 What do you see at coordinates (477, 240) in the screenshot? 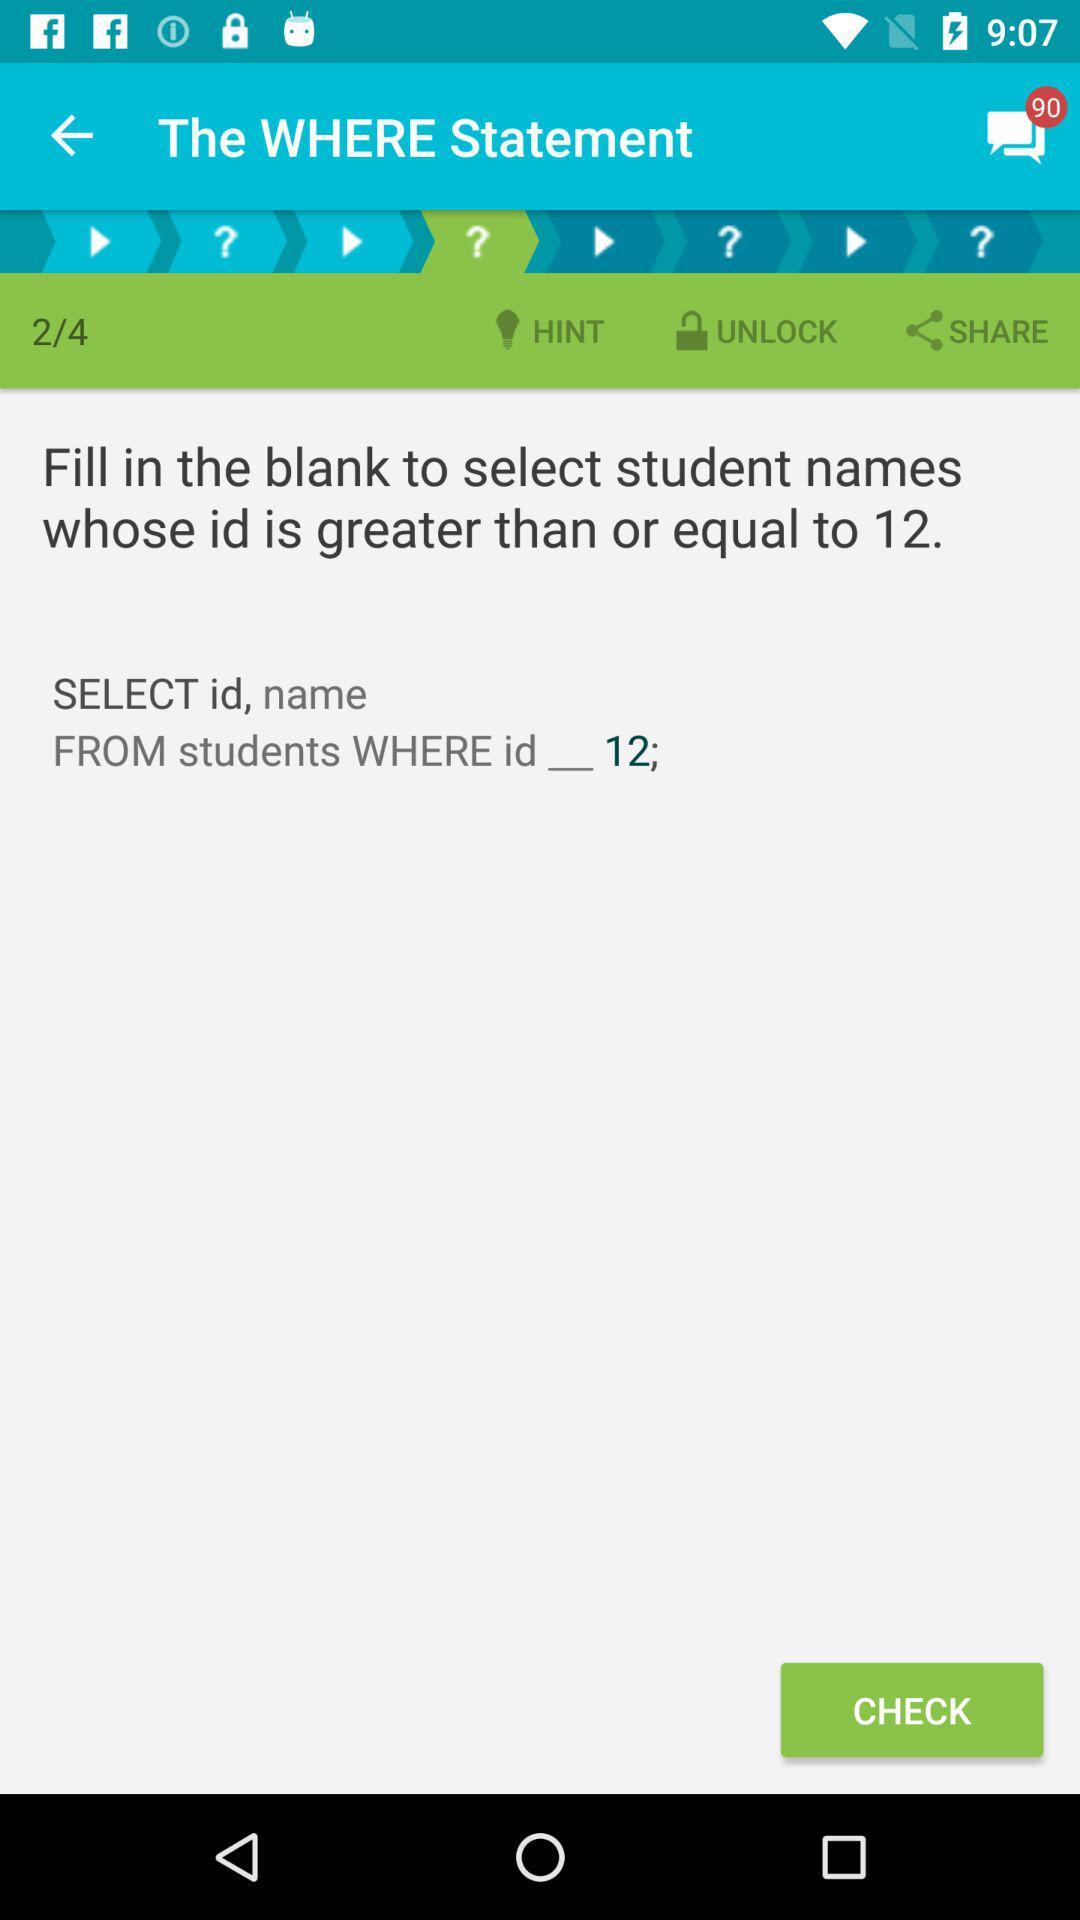
I see `help the article` at bounding box center [477, 240].